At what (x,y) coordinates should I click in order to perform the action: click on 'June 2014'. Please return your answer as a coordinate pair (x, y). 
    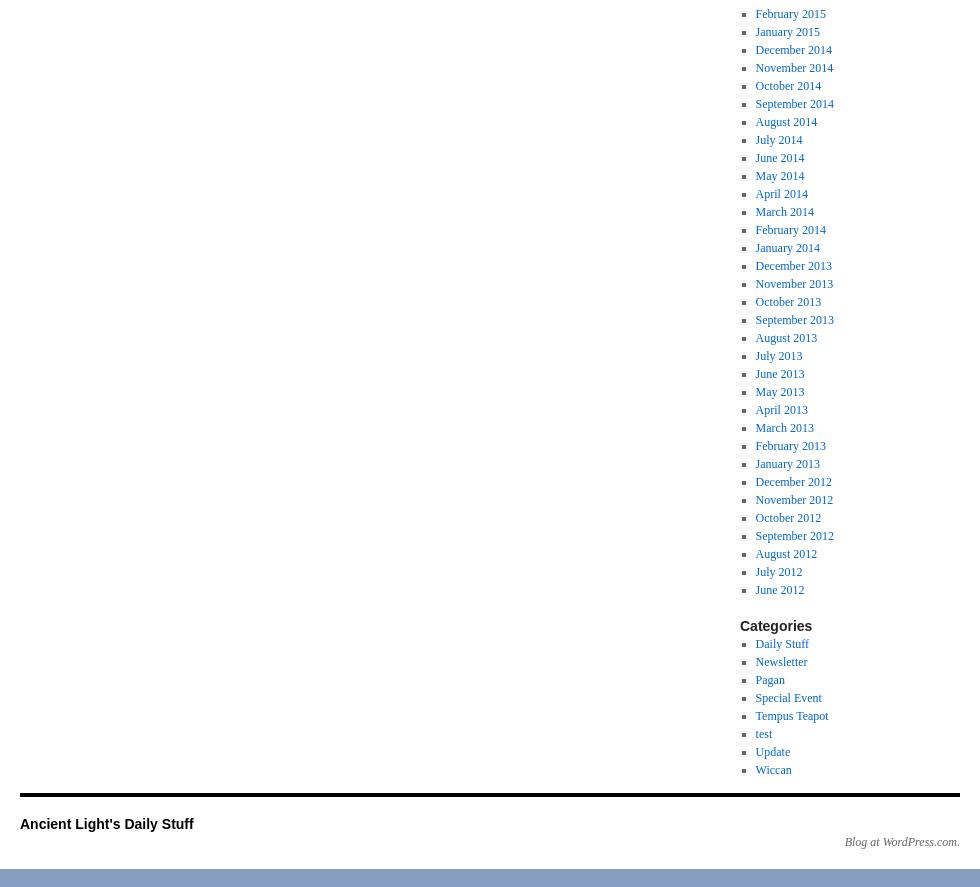
    Looking at the image, I should click on (779, 156).